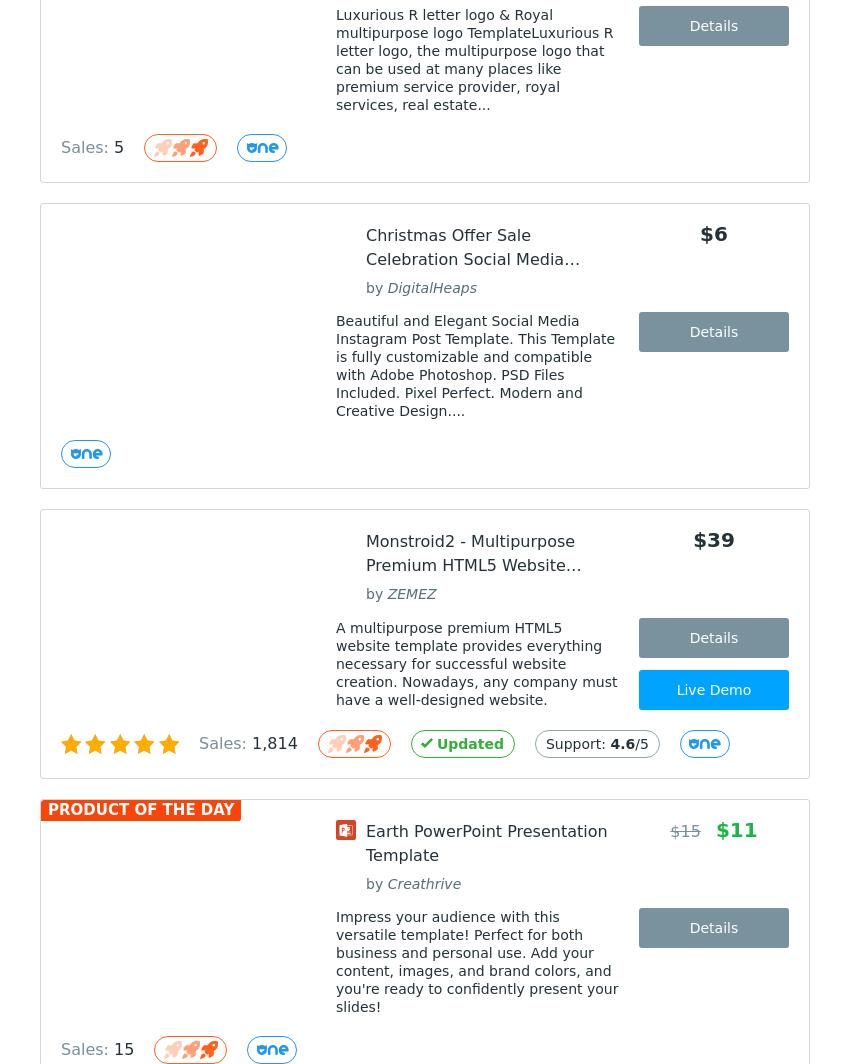  I want to click on '$15', so click(684, 831).